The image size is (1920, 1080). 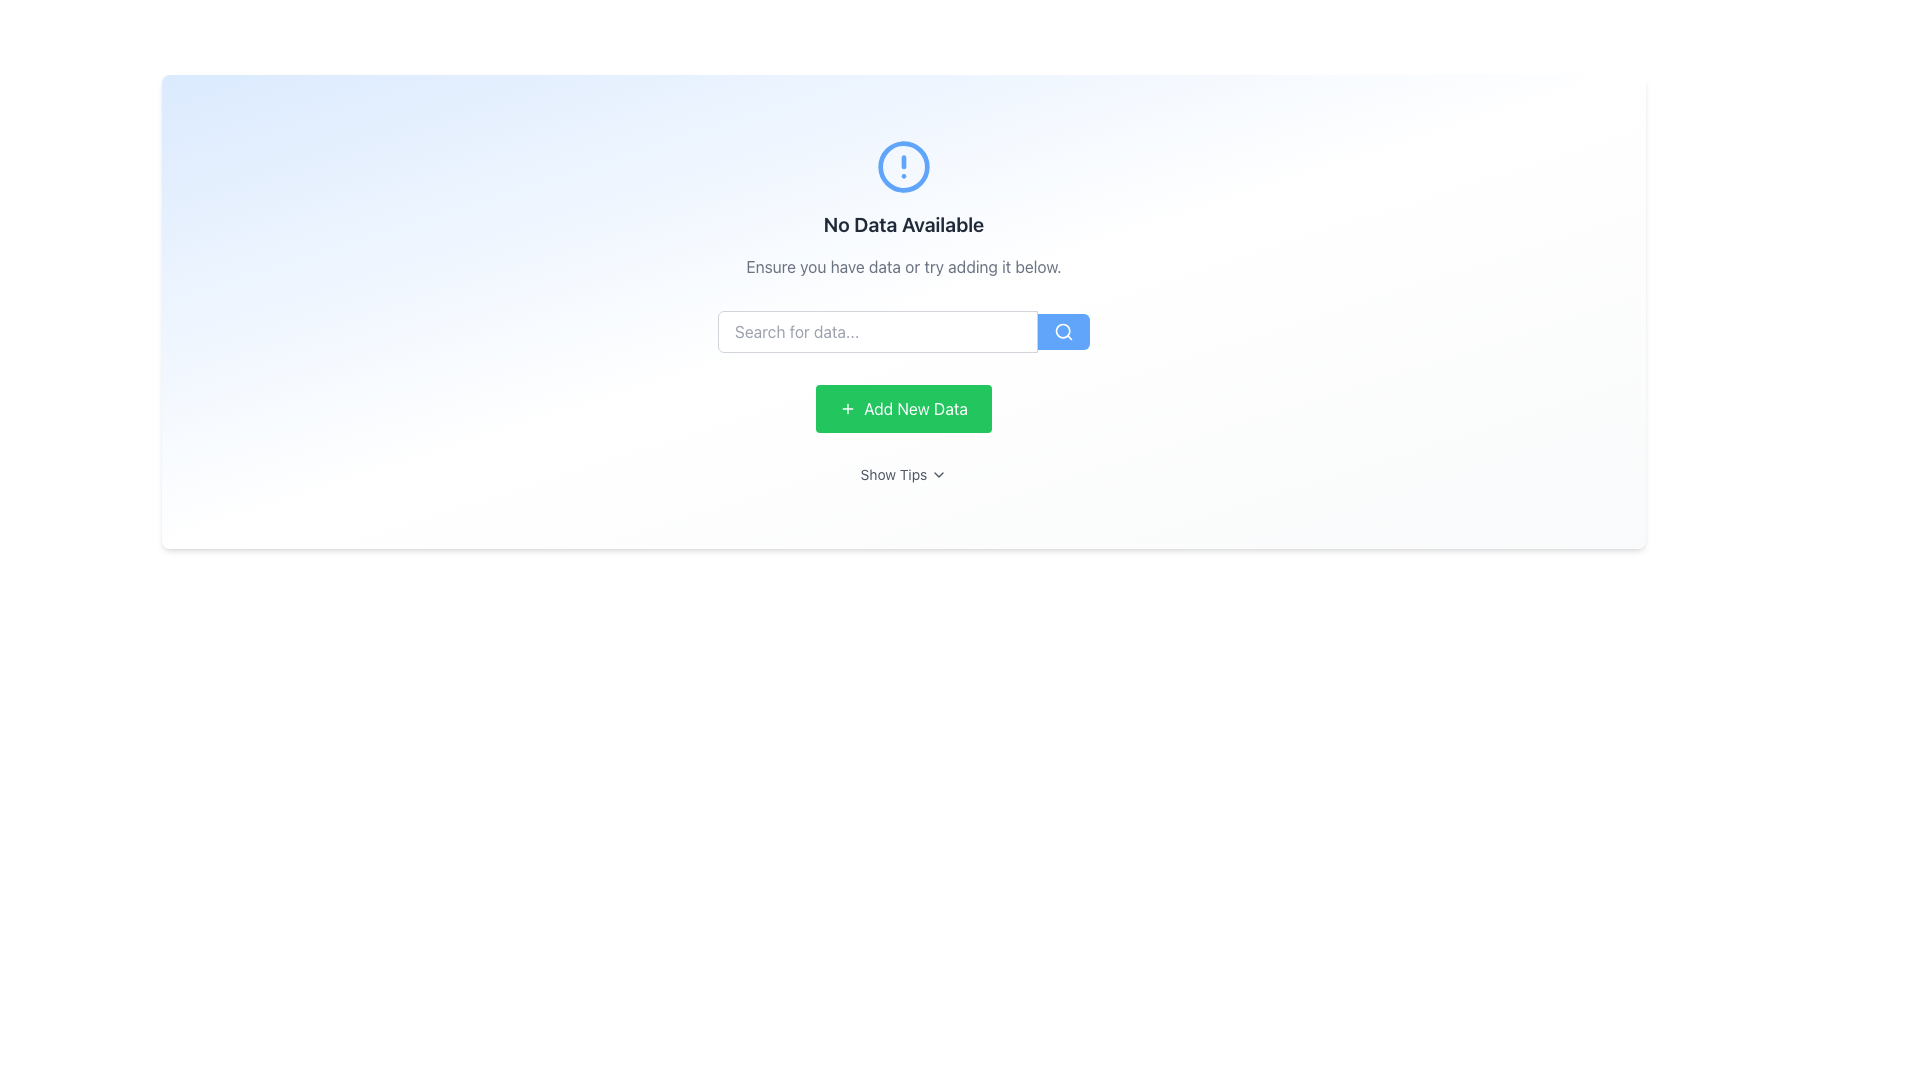 I want to click on text label displaying 'Ensure you have data or try adding it below.' for accessibility compliance, which is positioned below the 'No Data Available' headline, so click(x=902, y=265).